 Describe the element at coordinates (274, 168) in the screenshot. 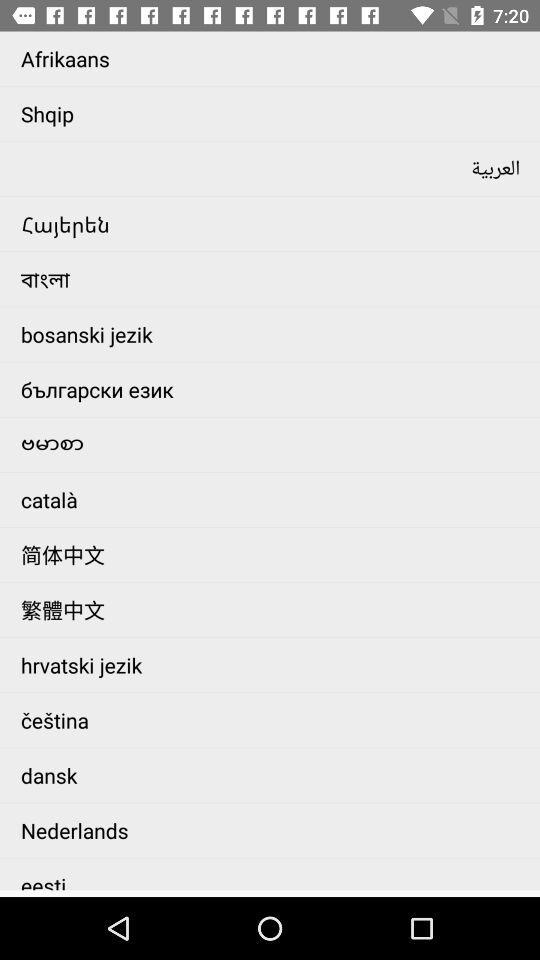

I see `item below the shqip item` at that location.